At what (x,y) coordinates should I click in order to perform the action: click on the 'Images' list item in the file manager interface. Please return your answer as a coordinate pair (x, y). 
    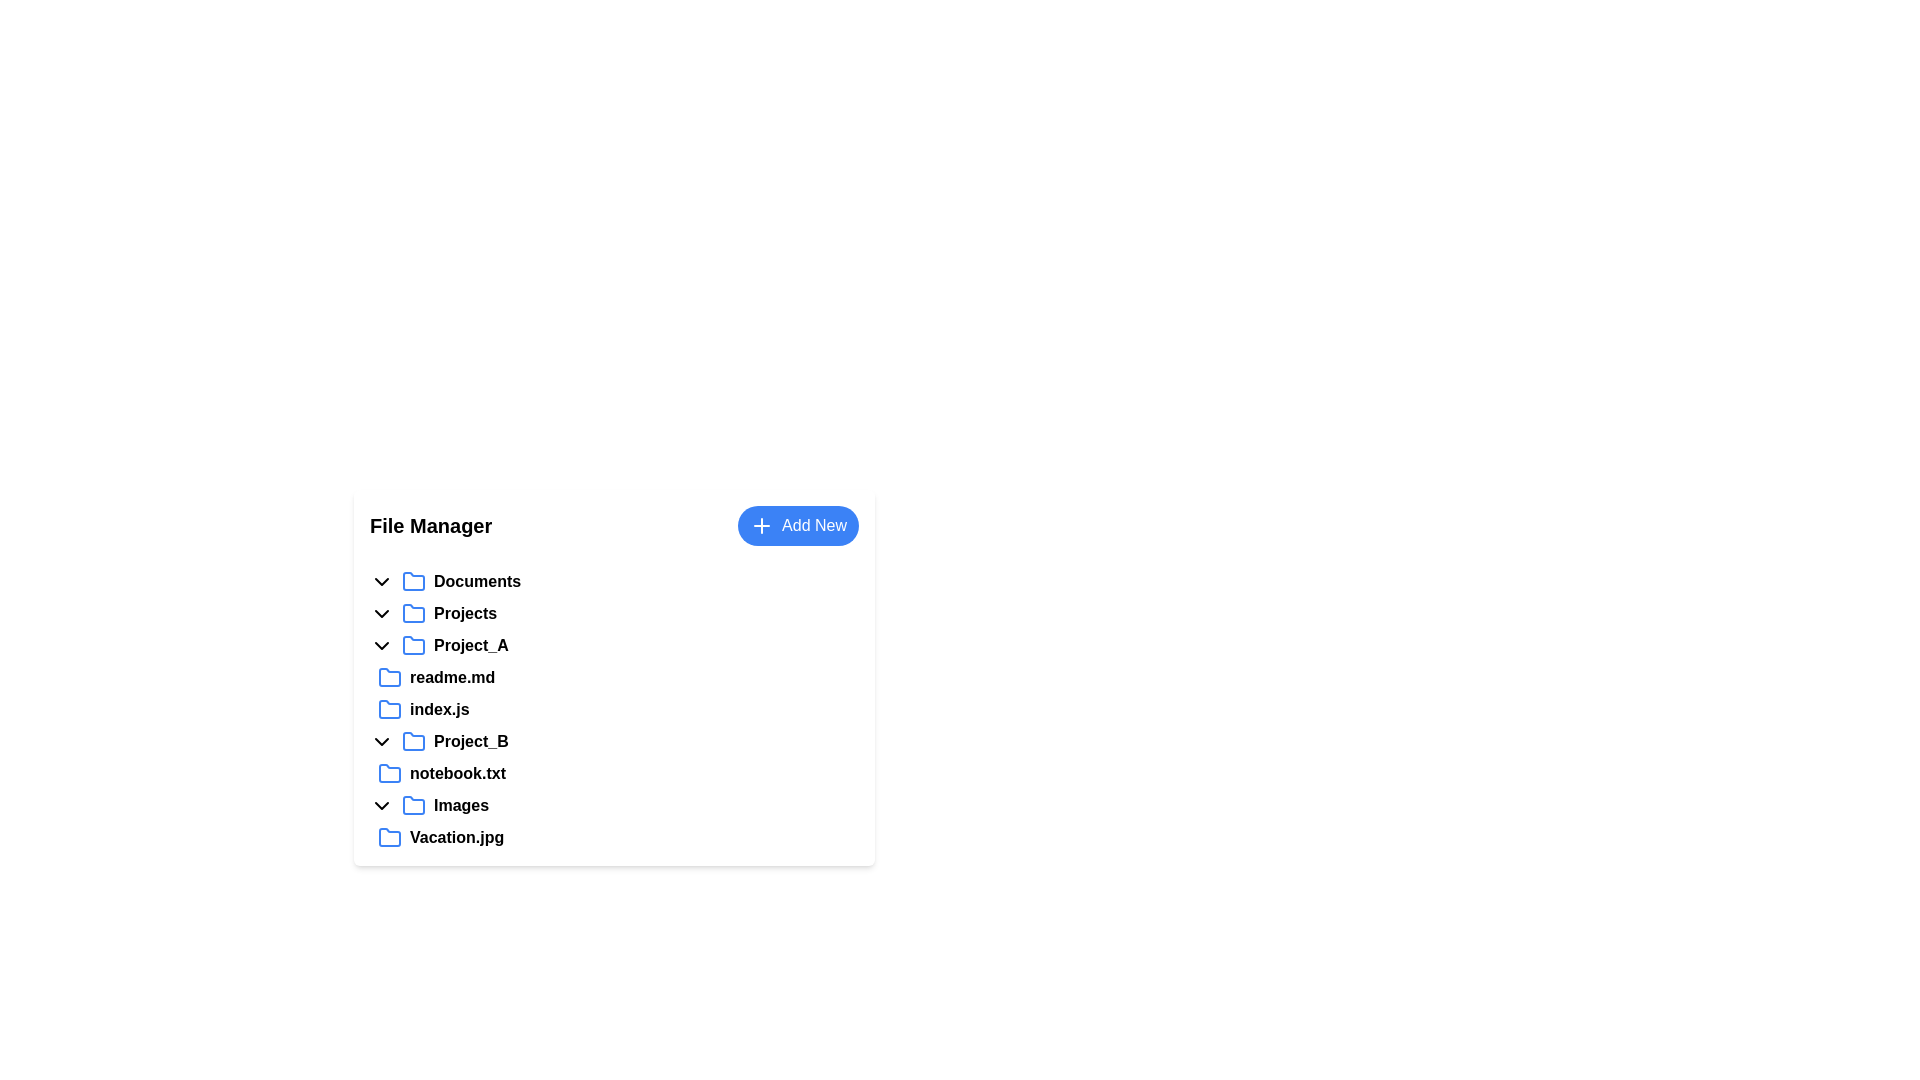
    Looking at the image, I should click on (613, 805).